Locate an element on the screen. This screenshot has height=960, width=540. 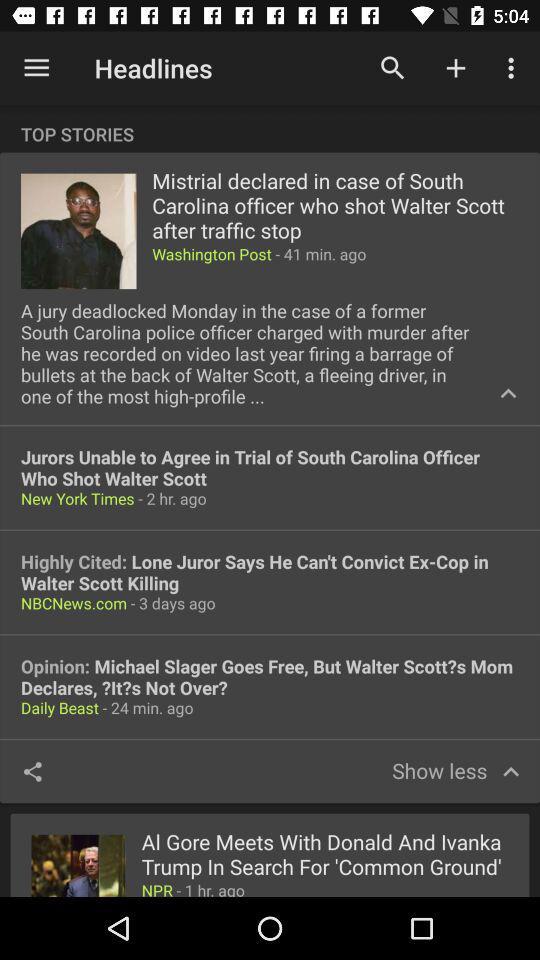
the share icon is located at coordinates (31, 770).